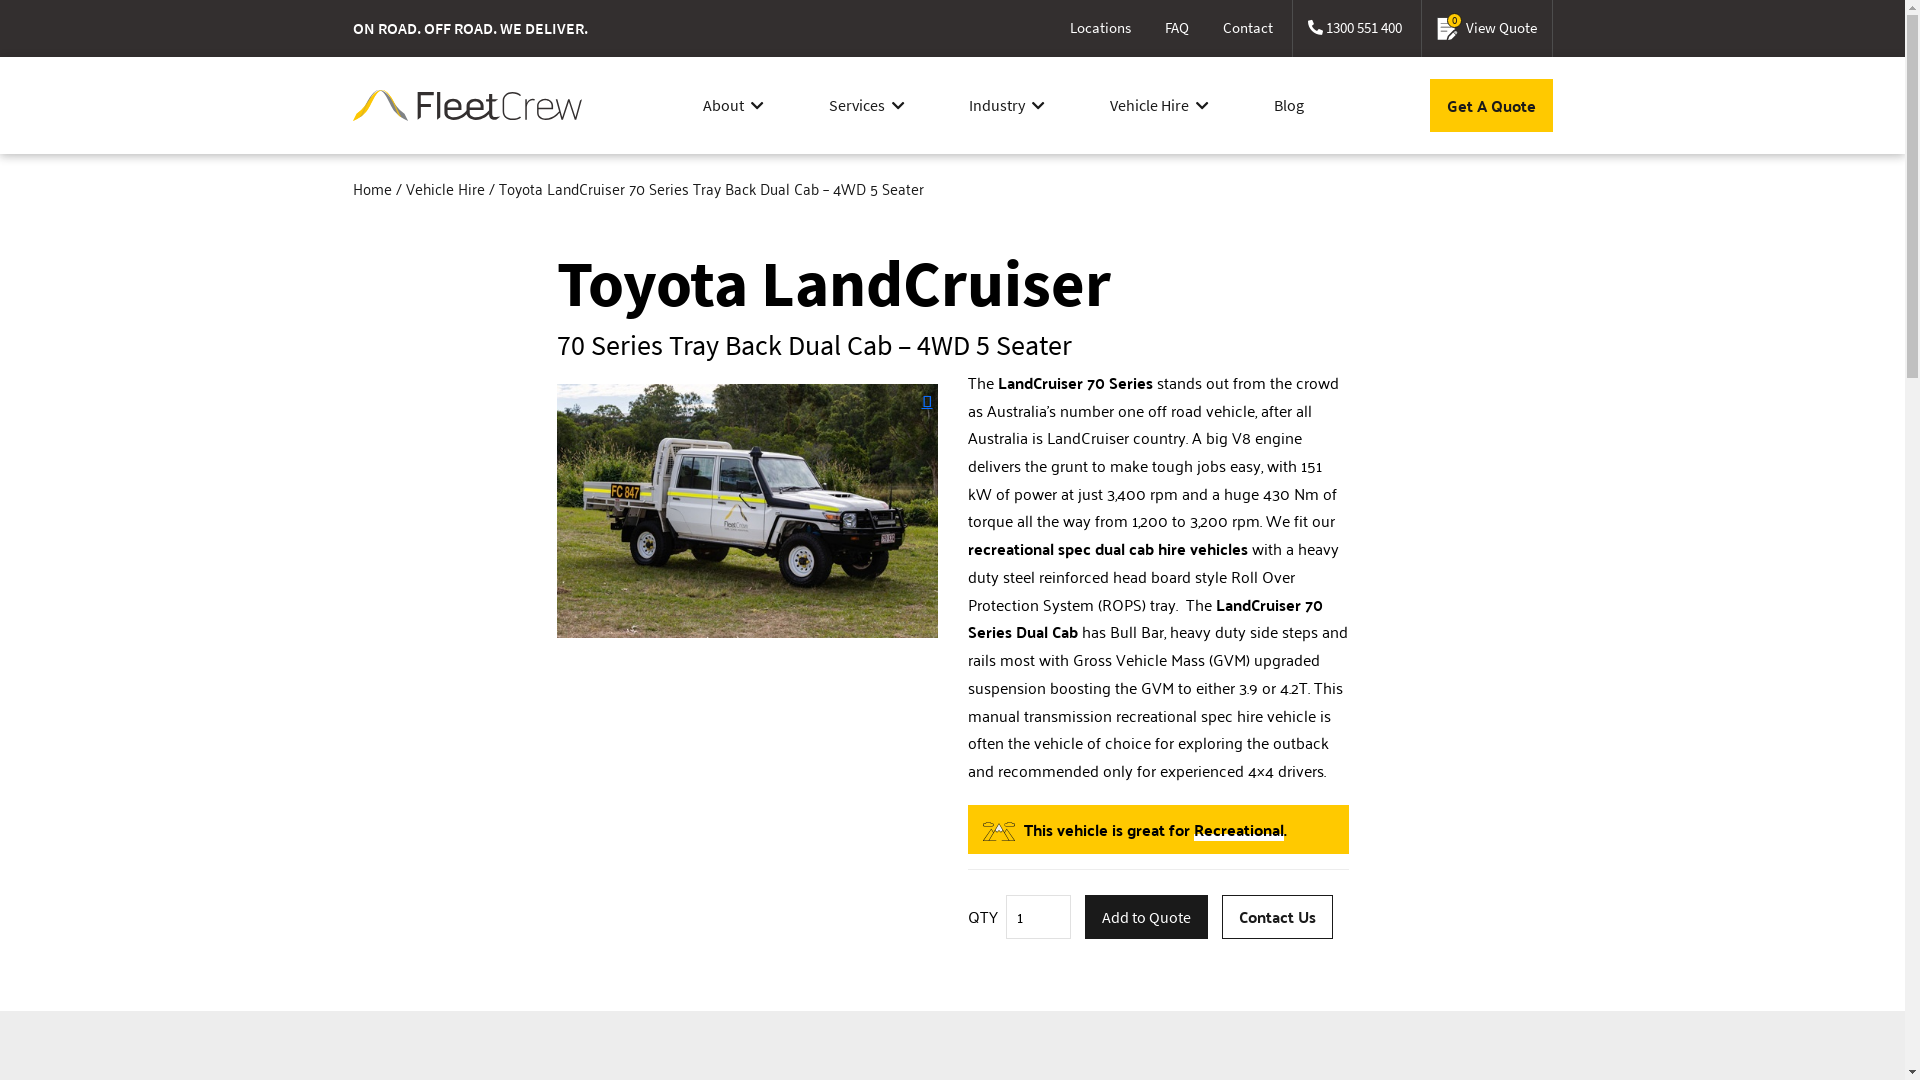 The height and width of the screenshot is (1080, 1920). I want to click on 'Add to Quote', so click(1145, 917).